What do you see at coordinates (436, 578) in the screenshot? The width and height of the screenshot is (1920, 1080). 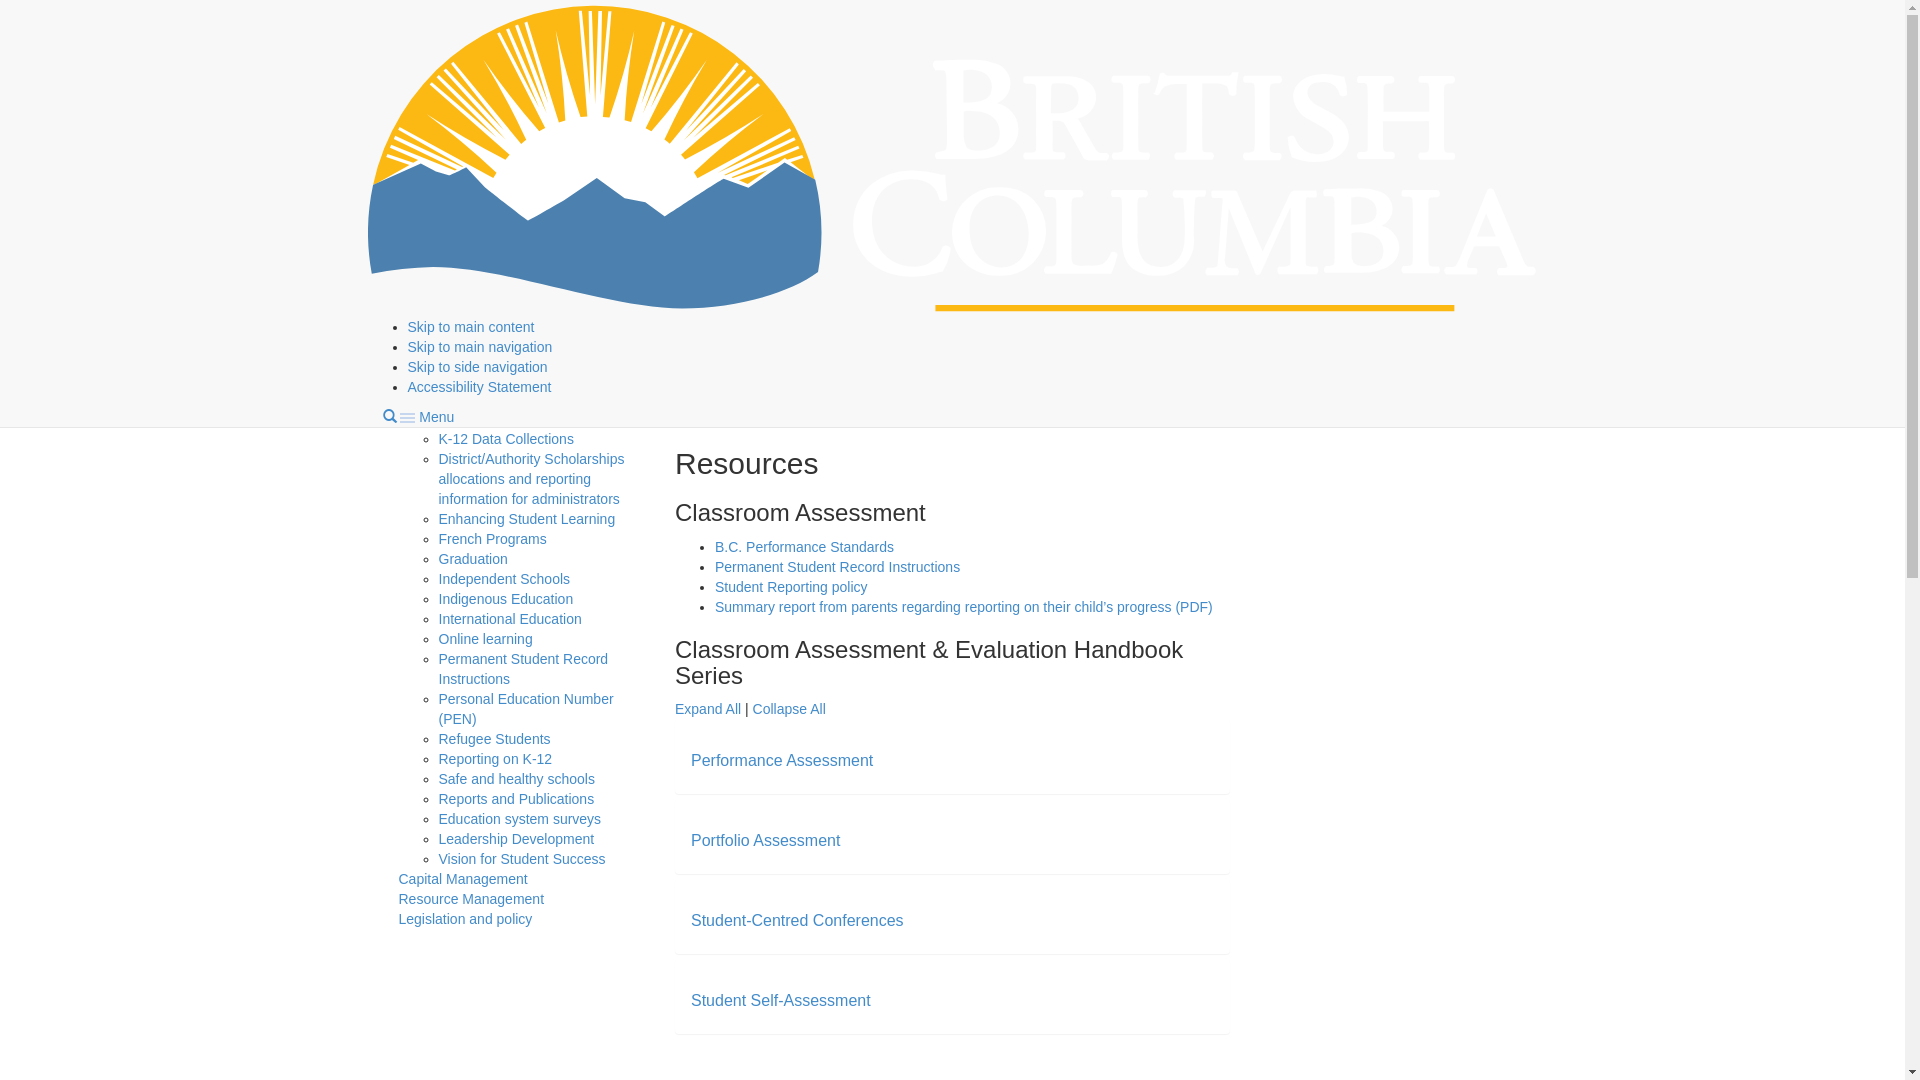 I see `'Independent Schools'` at bounding box center [436, 578].